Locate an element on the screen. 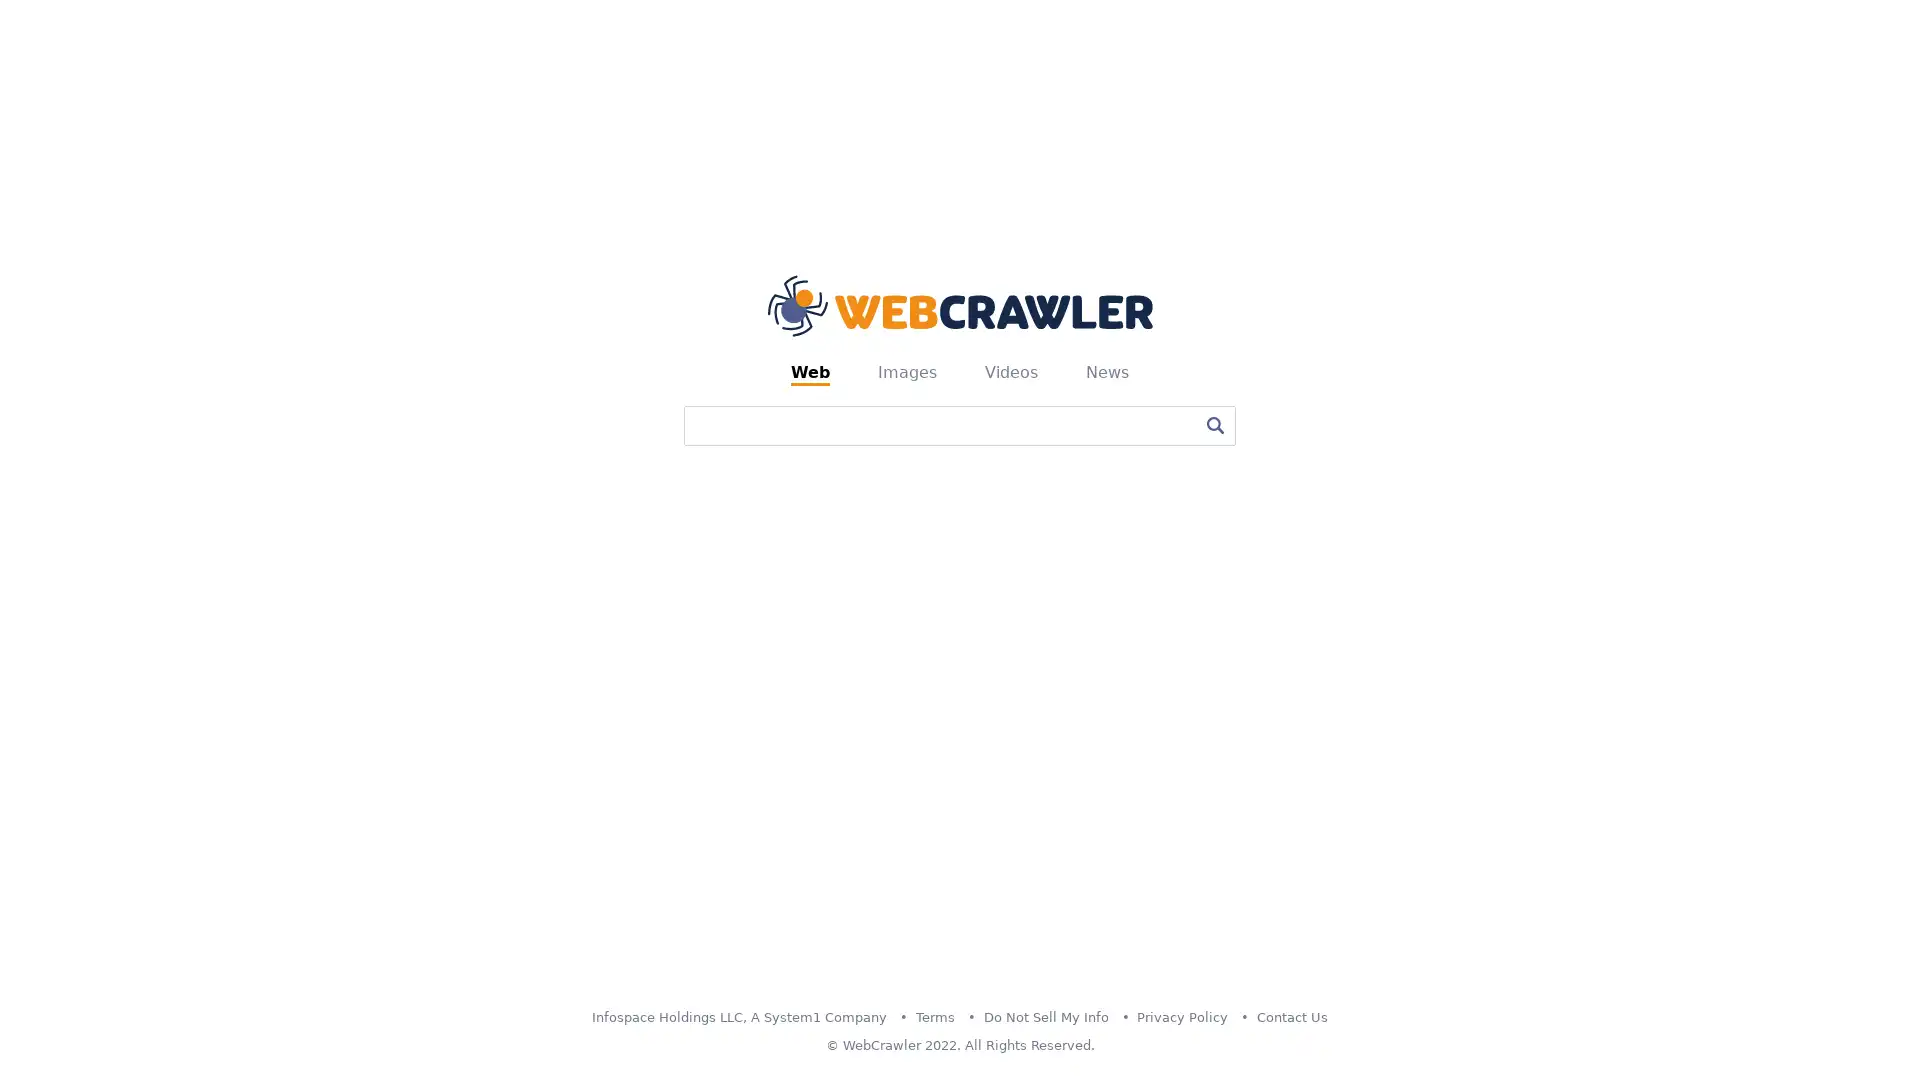 This screenshot has width=1920, height=1080. WebCrawler Search is located at coordinates (1213, 423).